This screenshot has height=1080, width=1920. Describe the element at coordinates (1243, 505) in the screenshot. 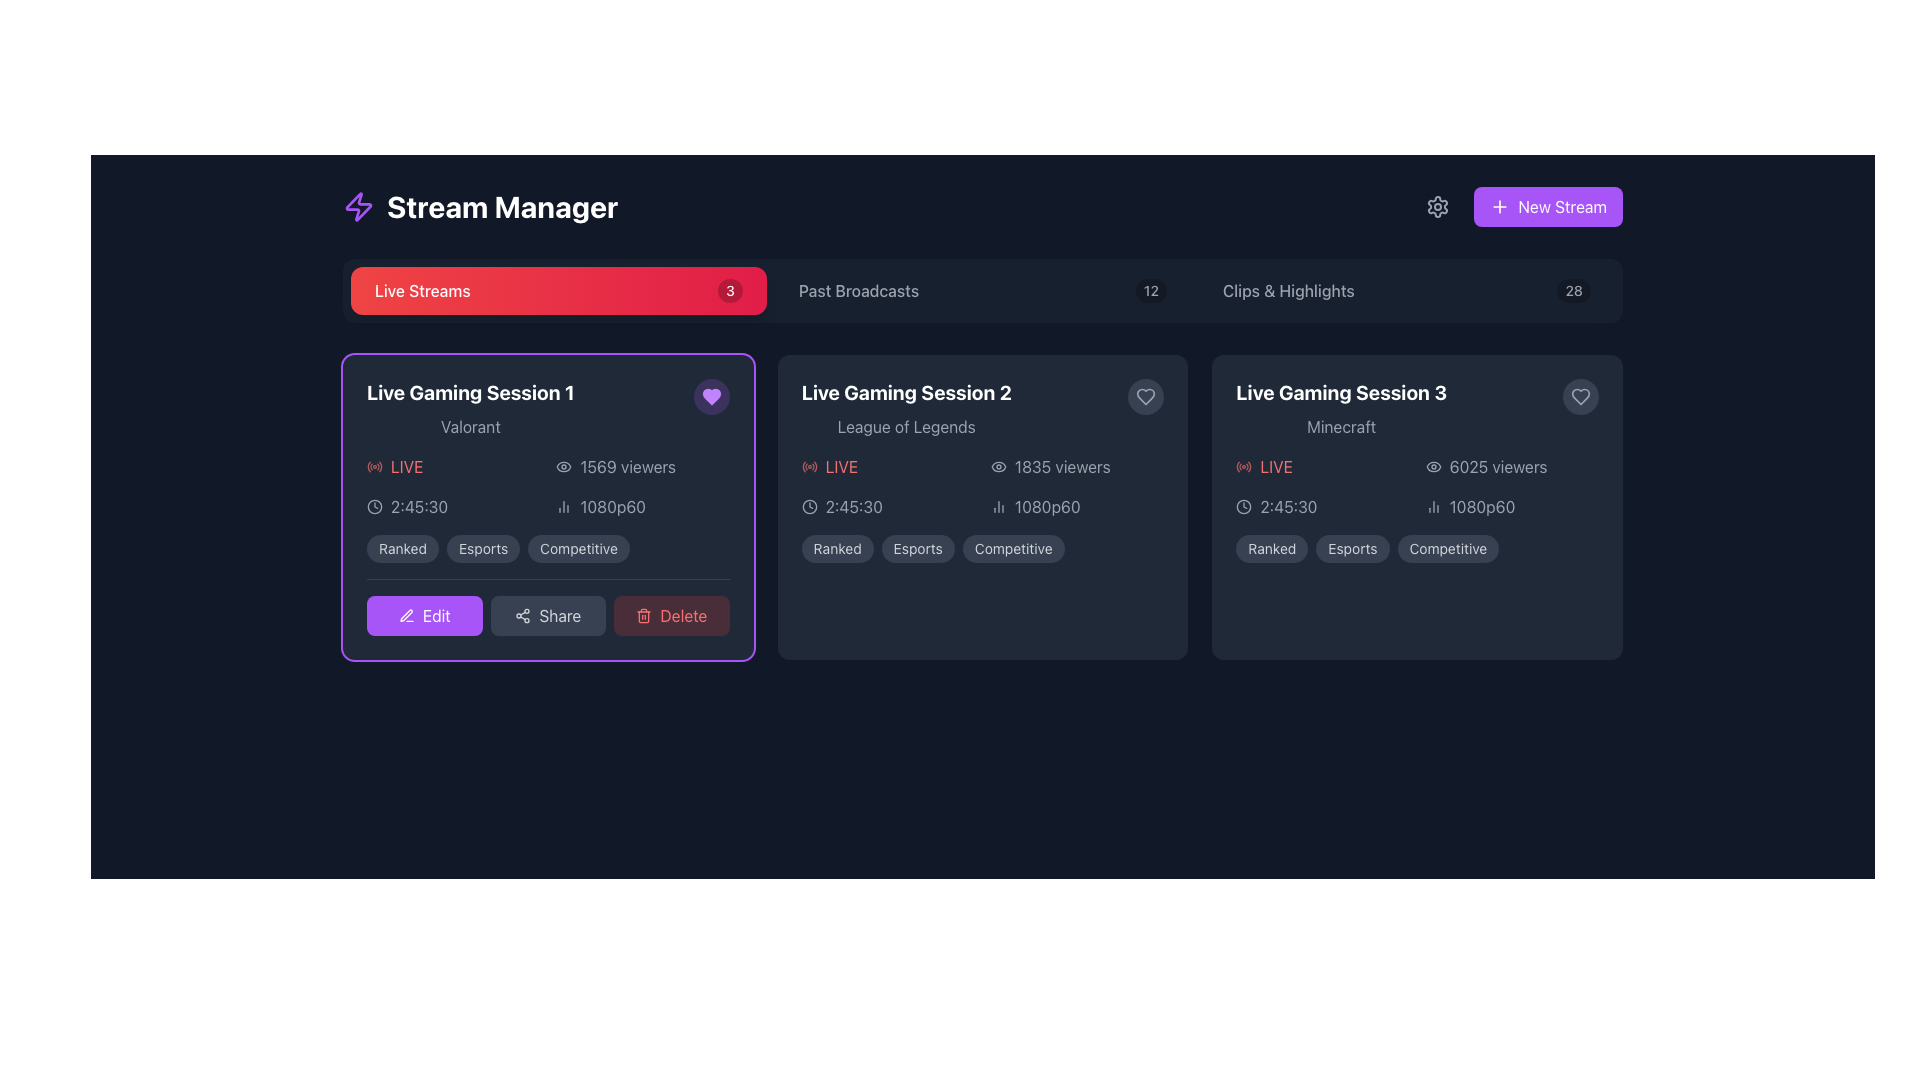

I see `the circular outline within the clock icon, which indicates time-related information about the live stream` at that location.